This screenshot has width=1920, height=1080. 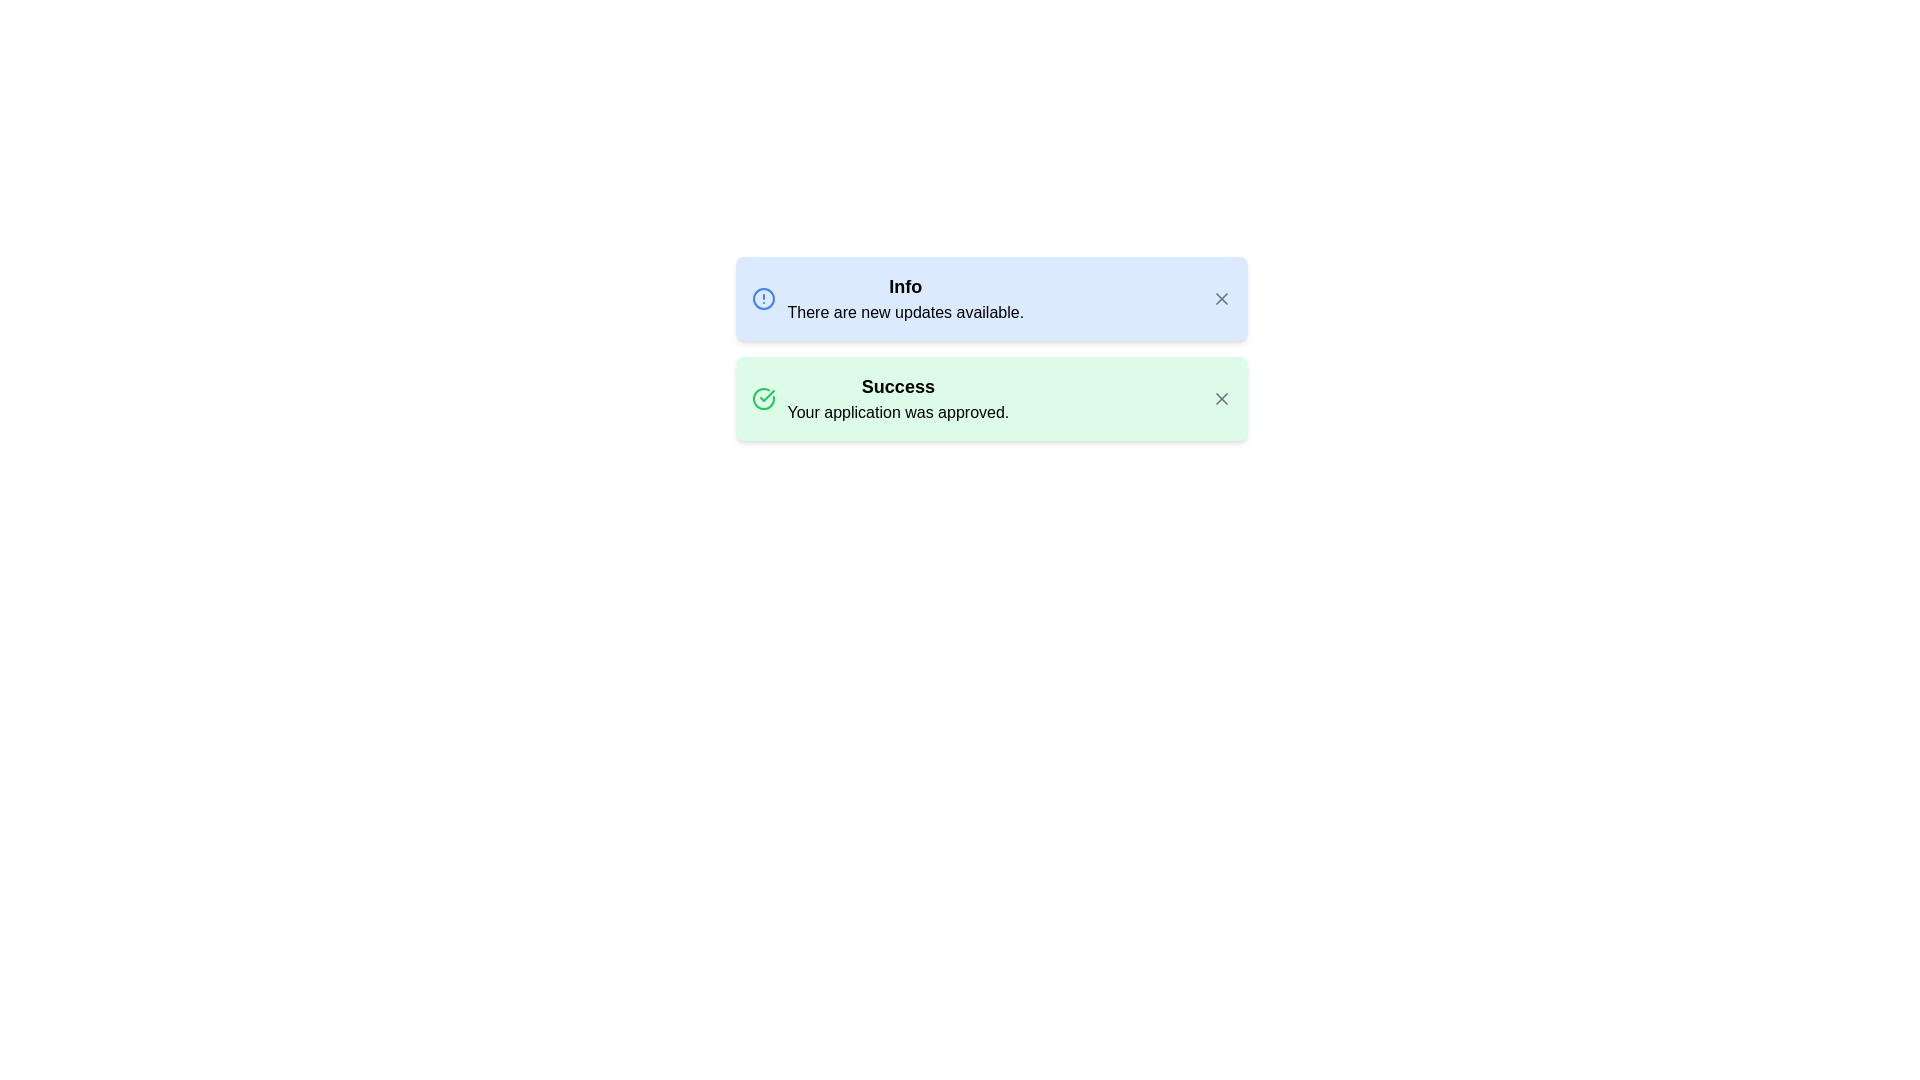 What do you see at coordinates (1220, 398) in the screenshot?
I see `the close icon button (X symbol) located at the top-right corner of the green notification box that states 'Success Your application was approved.'` at bounding box center [1220, 398].